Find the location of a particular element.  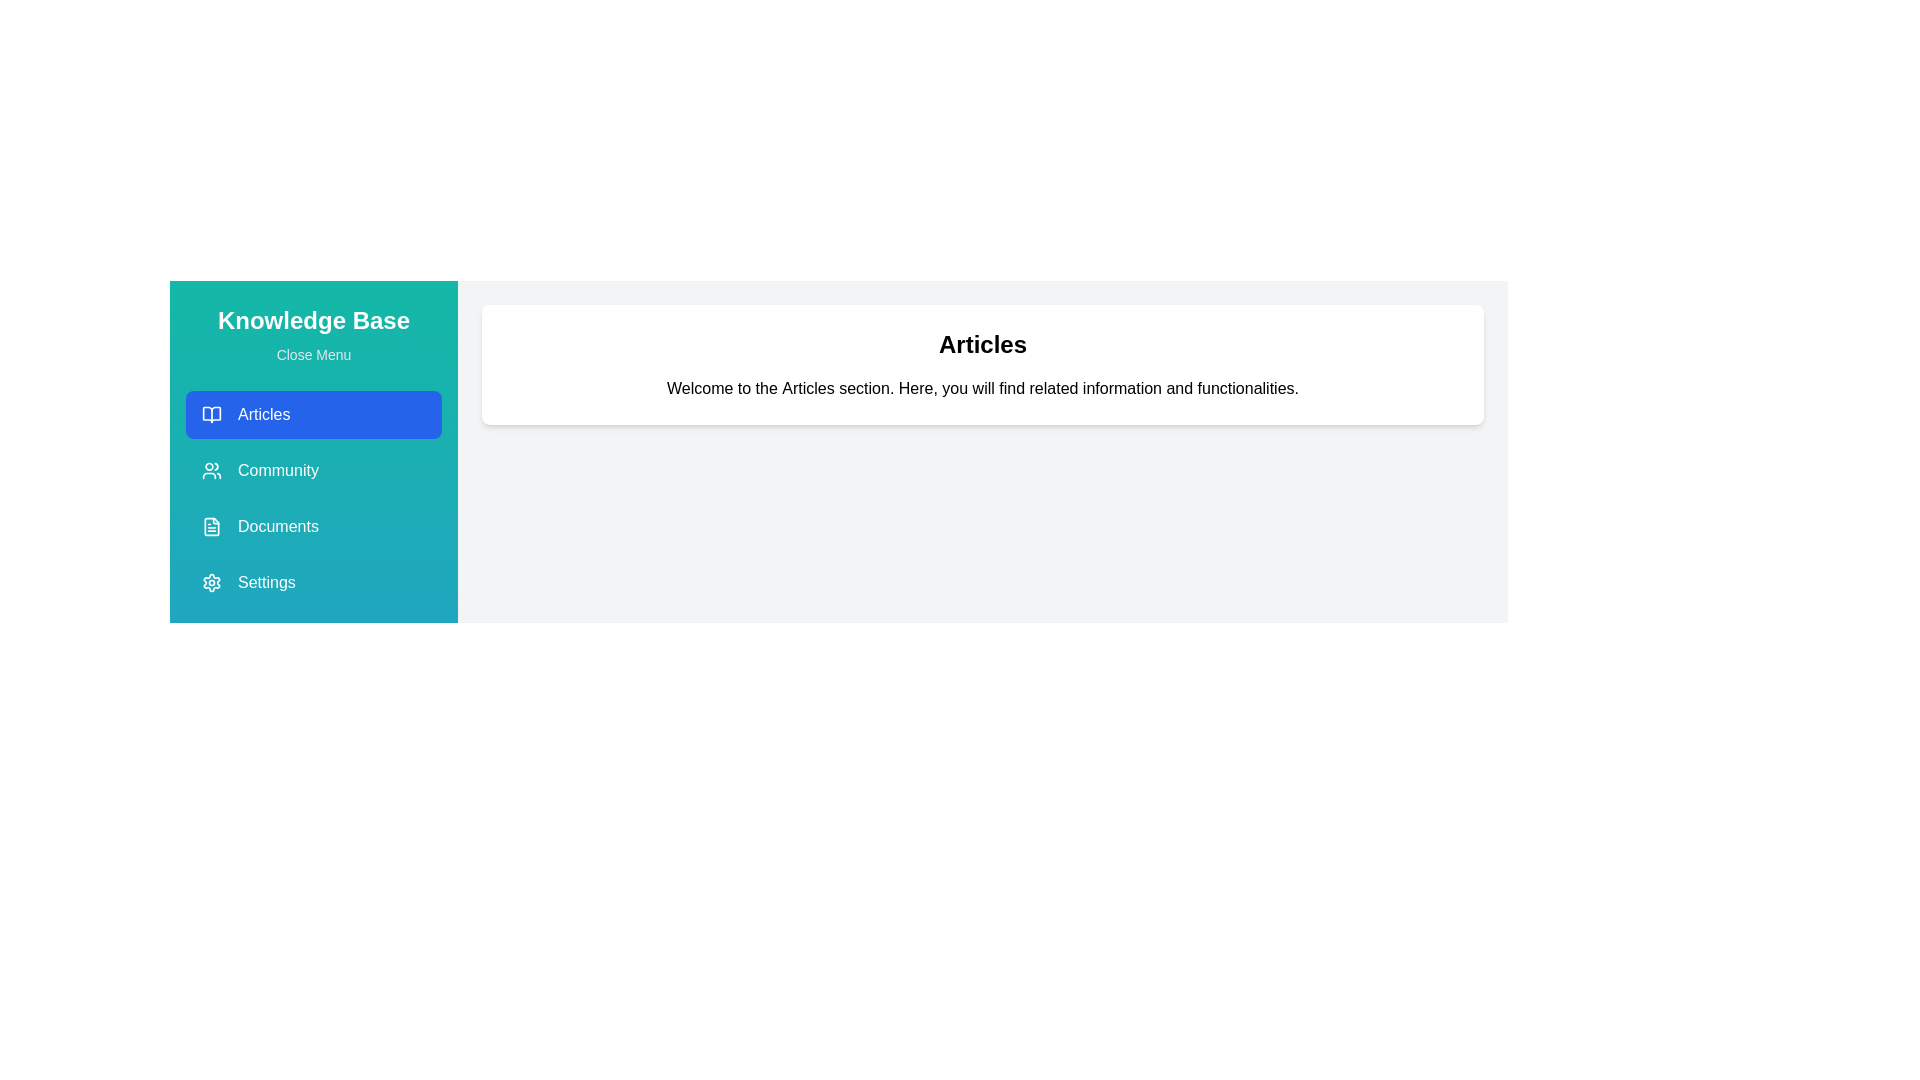

the menu section Documents is located at coordinates (312, 526).